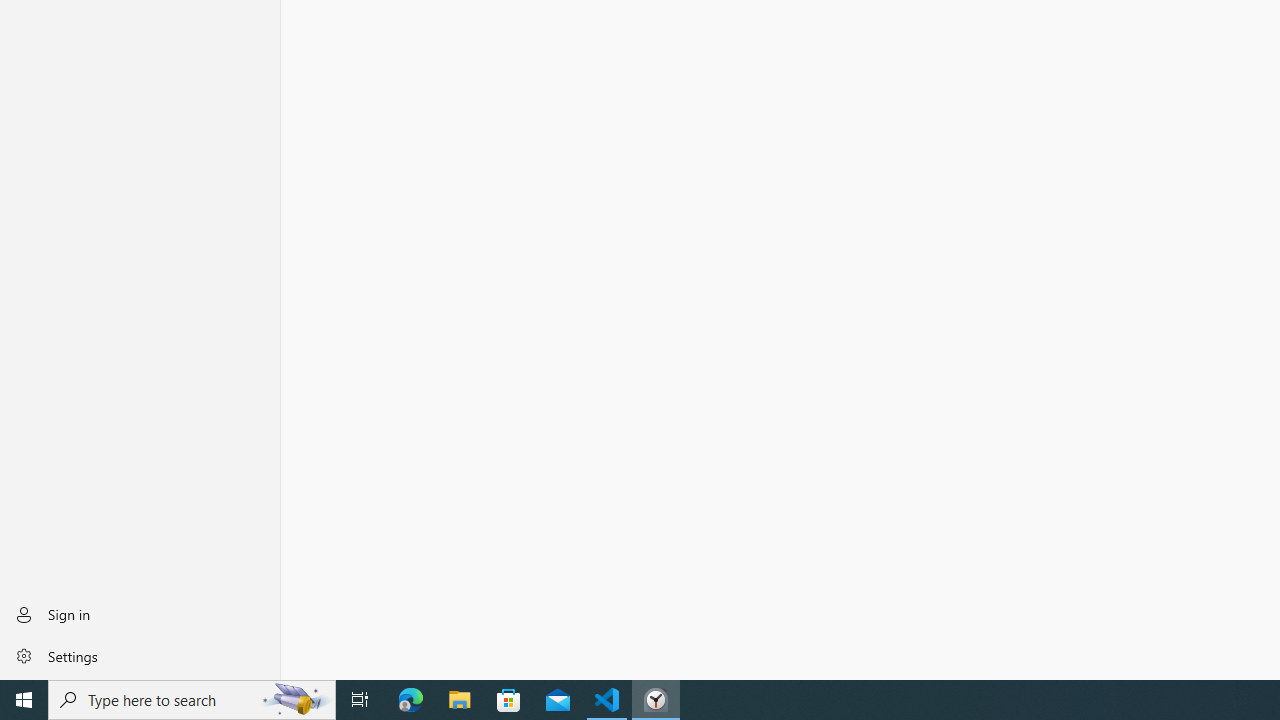 The height and width of the screenshot is (720, 1280). What do you see at coordinates (410, 698) in the screenshot?
I see `'Microsoft Edge'` at bounding box center [410, 698].